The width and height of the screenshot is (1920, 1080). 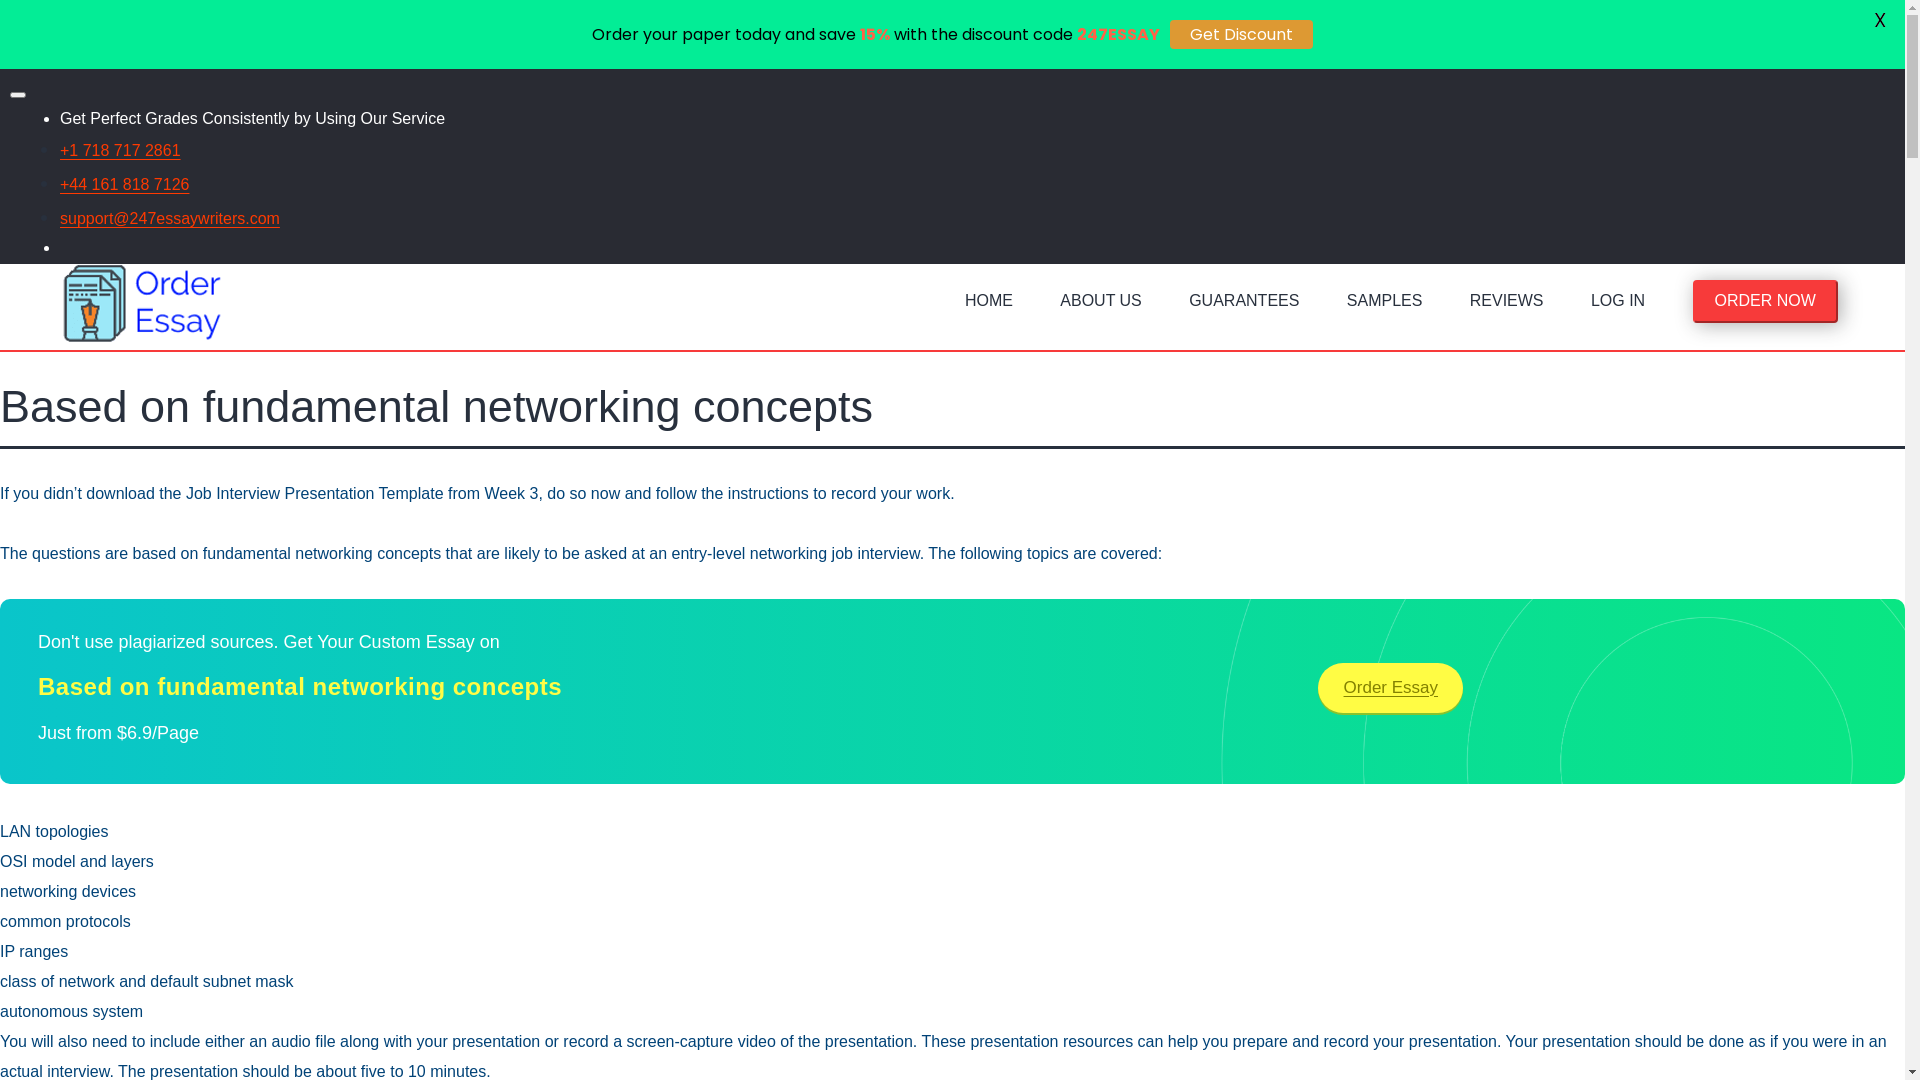 I want to click on 'ABOUT US', so click(x=1099, y=306).